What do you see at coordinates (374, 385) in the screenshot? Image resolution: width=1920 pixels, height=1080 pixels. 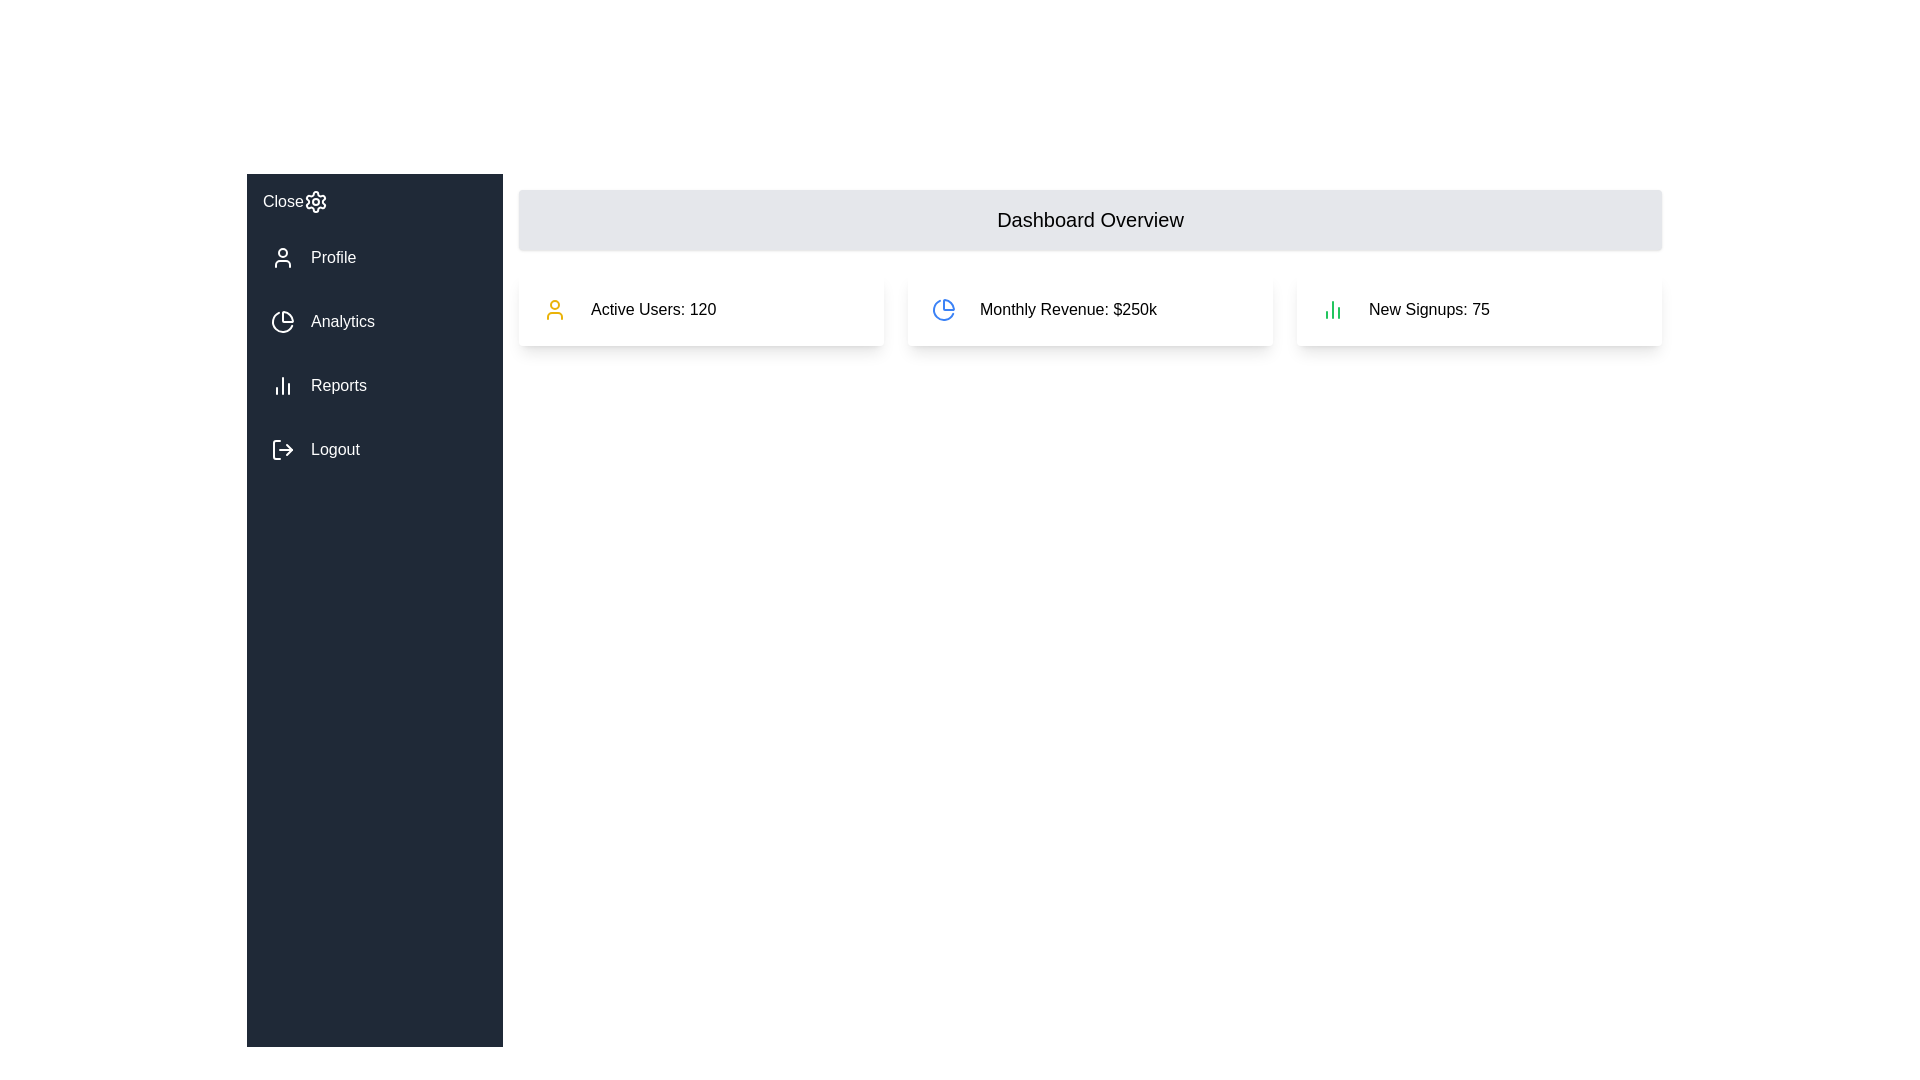 I see `the third list item in the sidebar navigation that links to the 'Reports' section` at bounding box center [374, 385].